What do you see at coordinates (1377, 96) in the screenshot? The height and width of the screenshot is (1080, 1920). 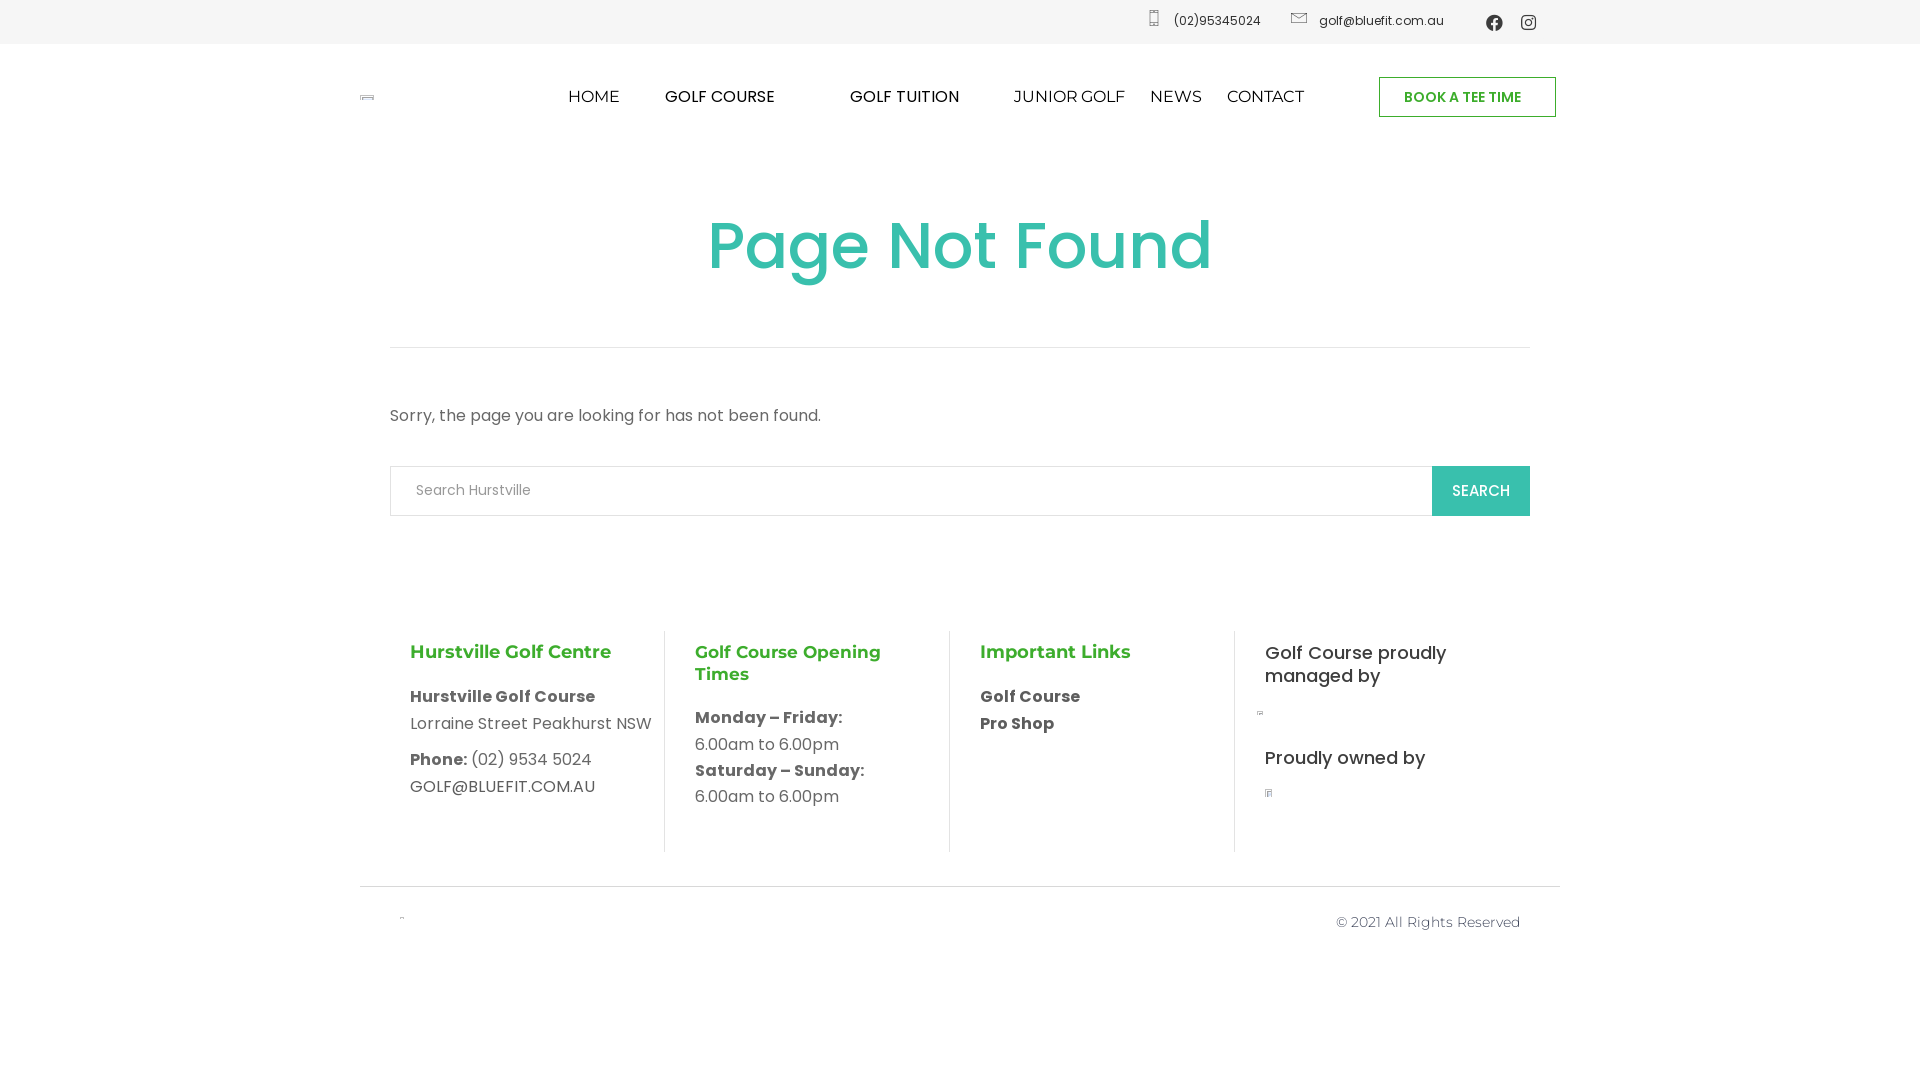 I see `'BOOK A TEE TIME'` at bounding box center [1377, 96].